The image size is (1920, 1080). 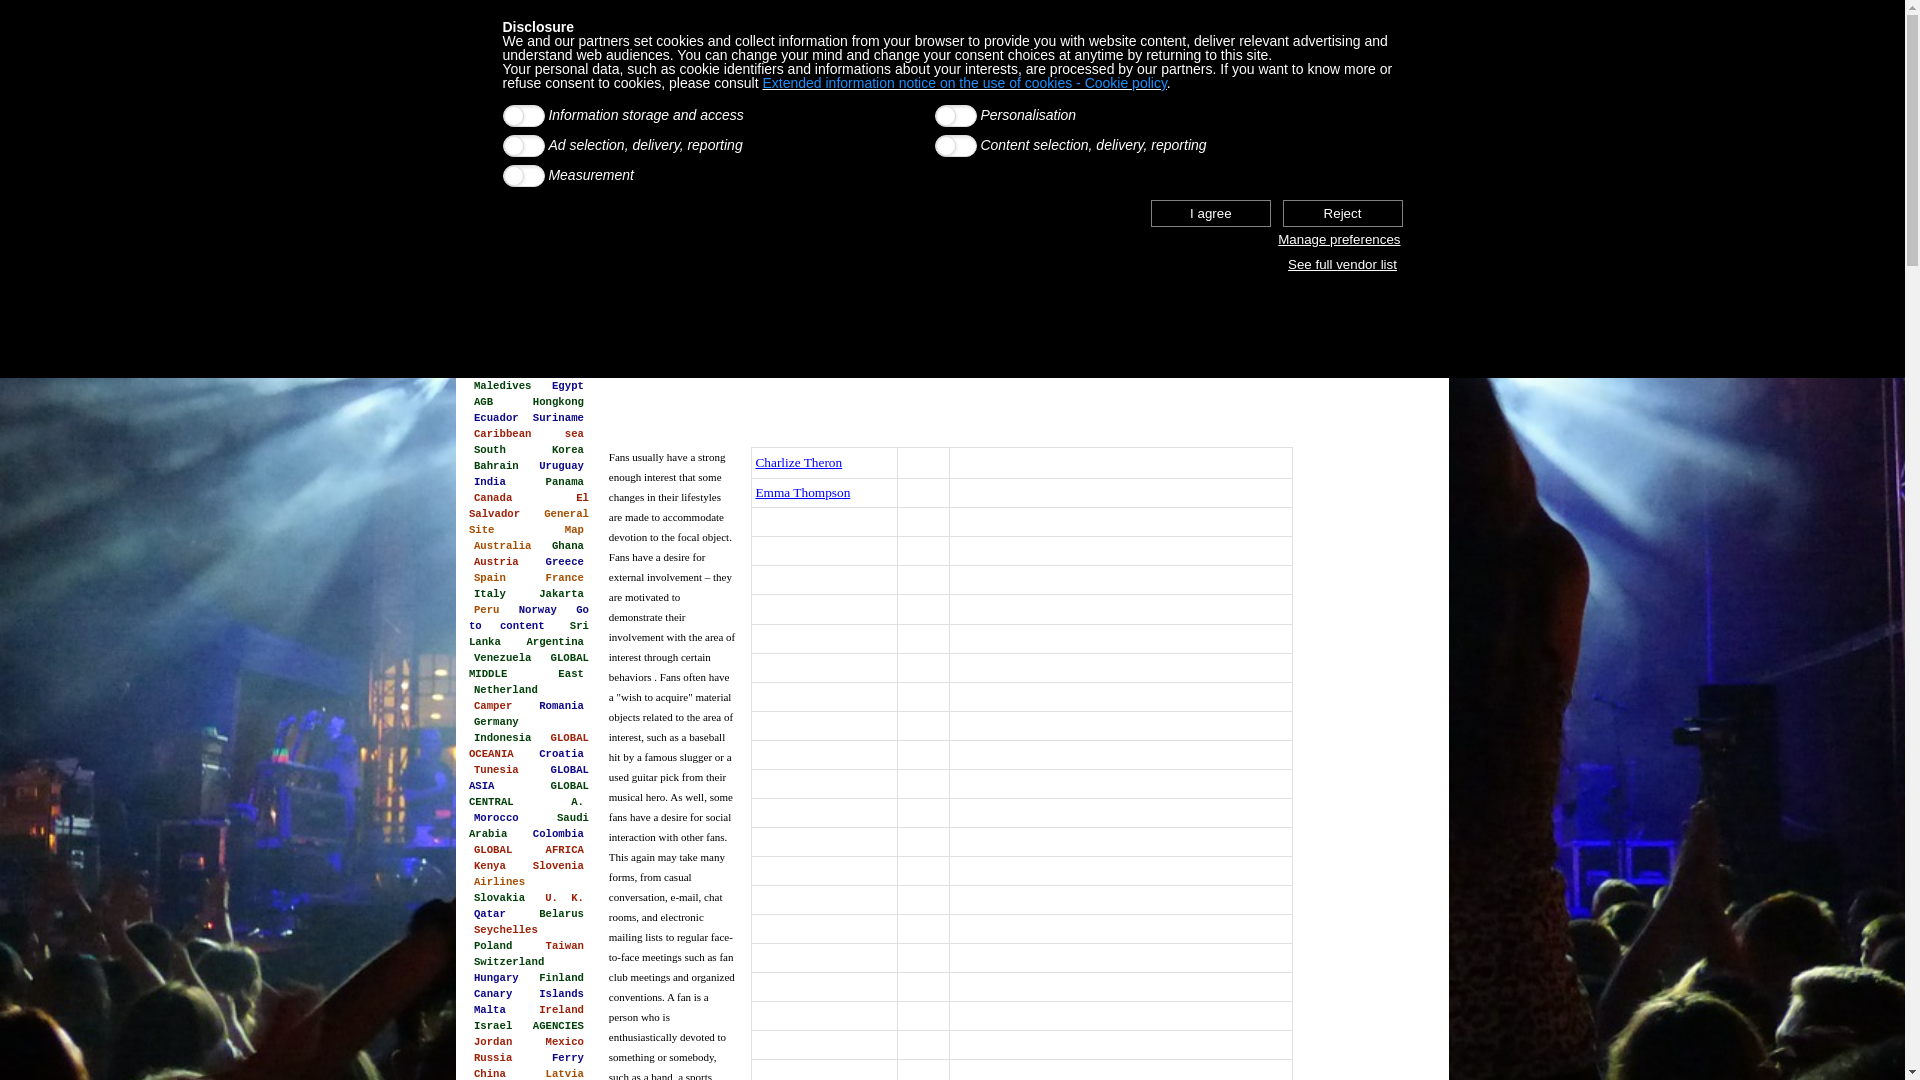 I want to click on 'Jakarta', so click(x=560, y=593).